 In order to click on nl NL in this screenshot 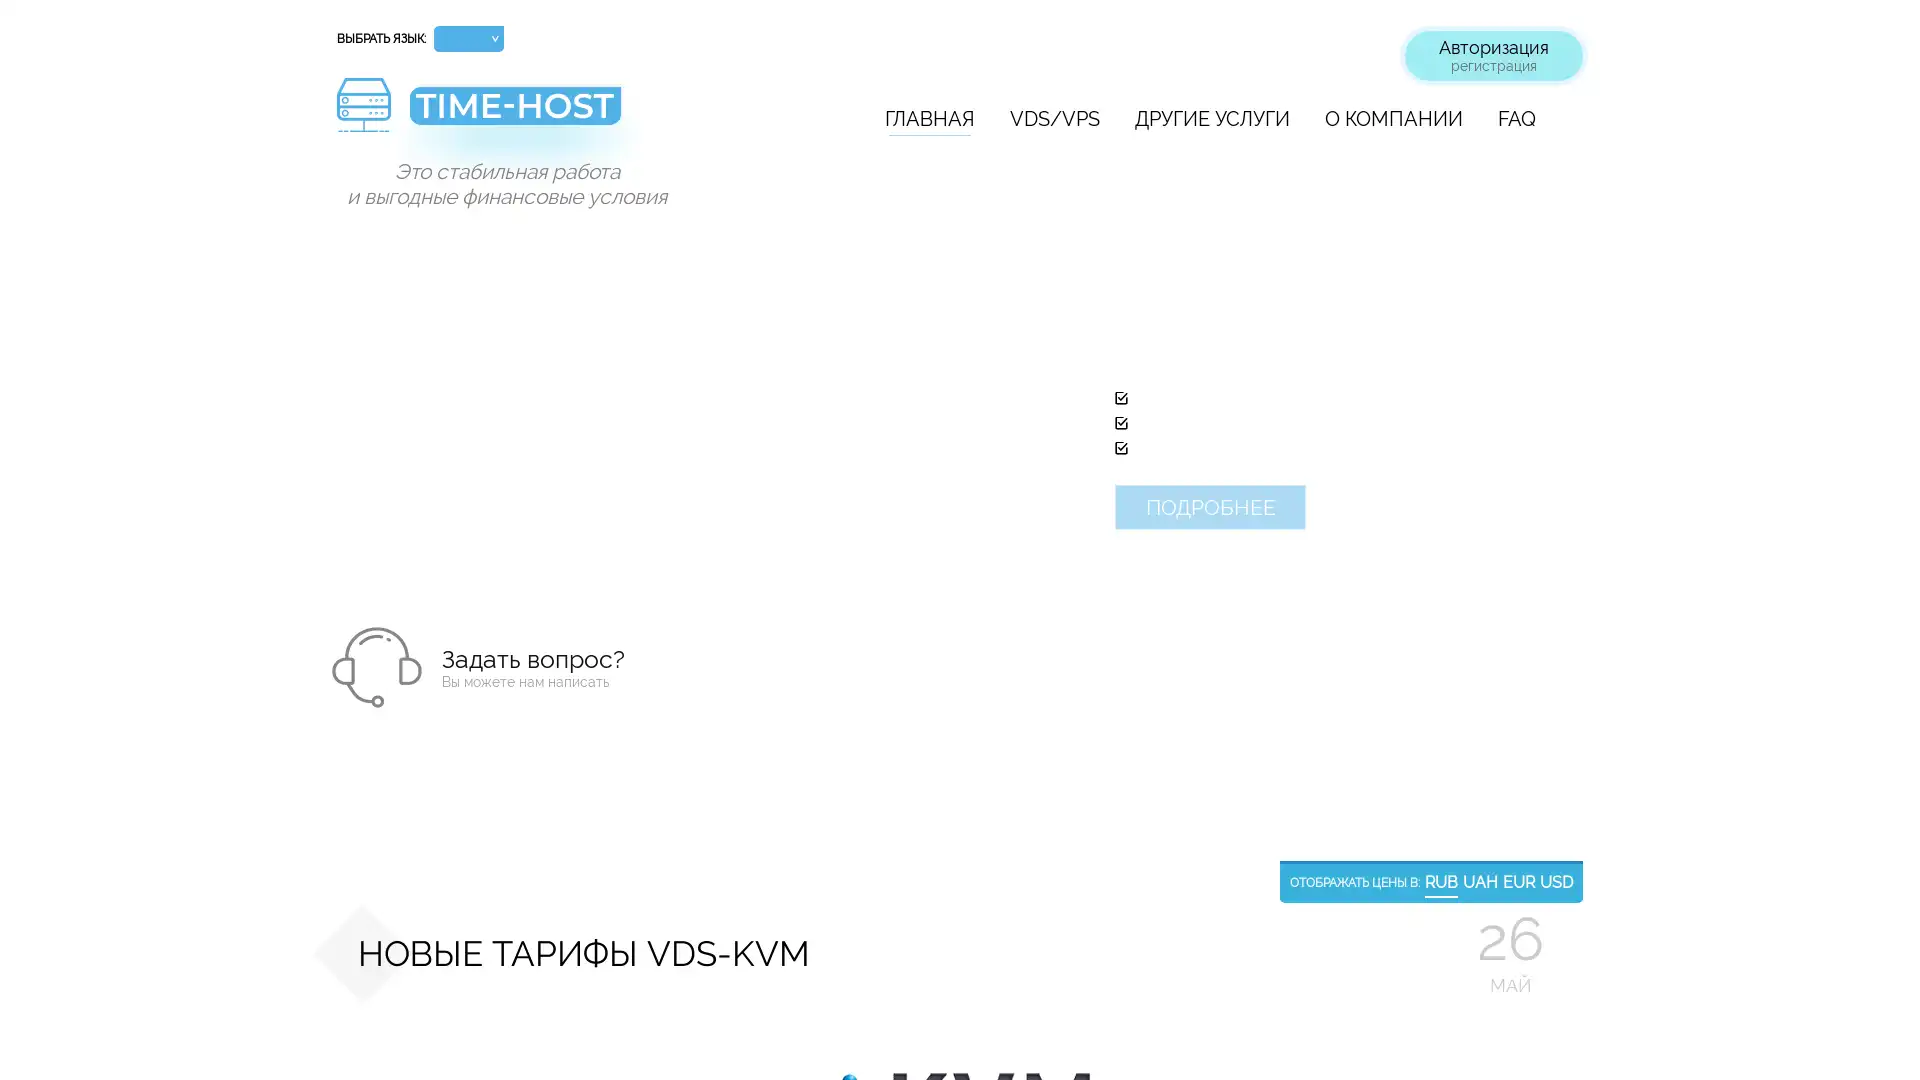, I will do `click(468, 299)`.